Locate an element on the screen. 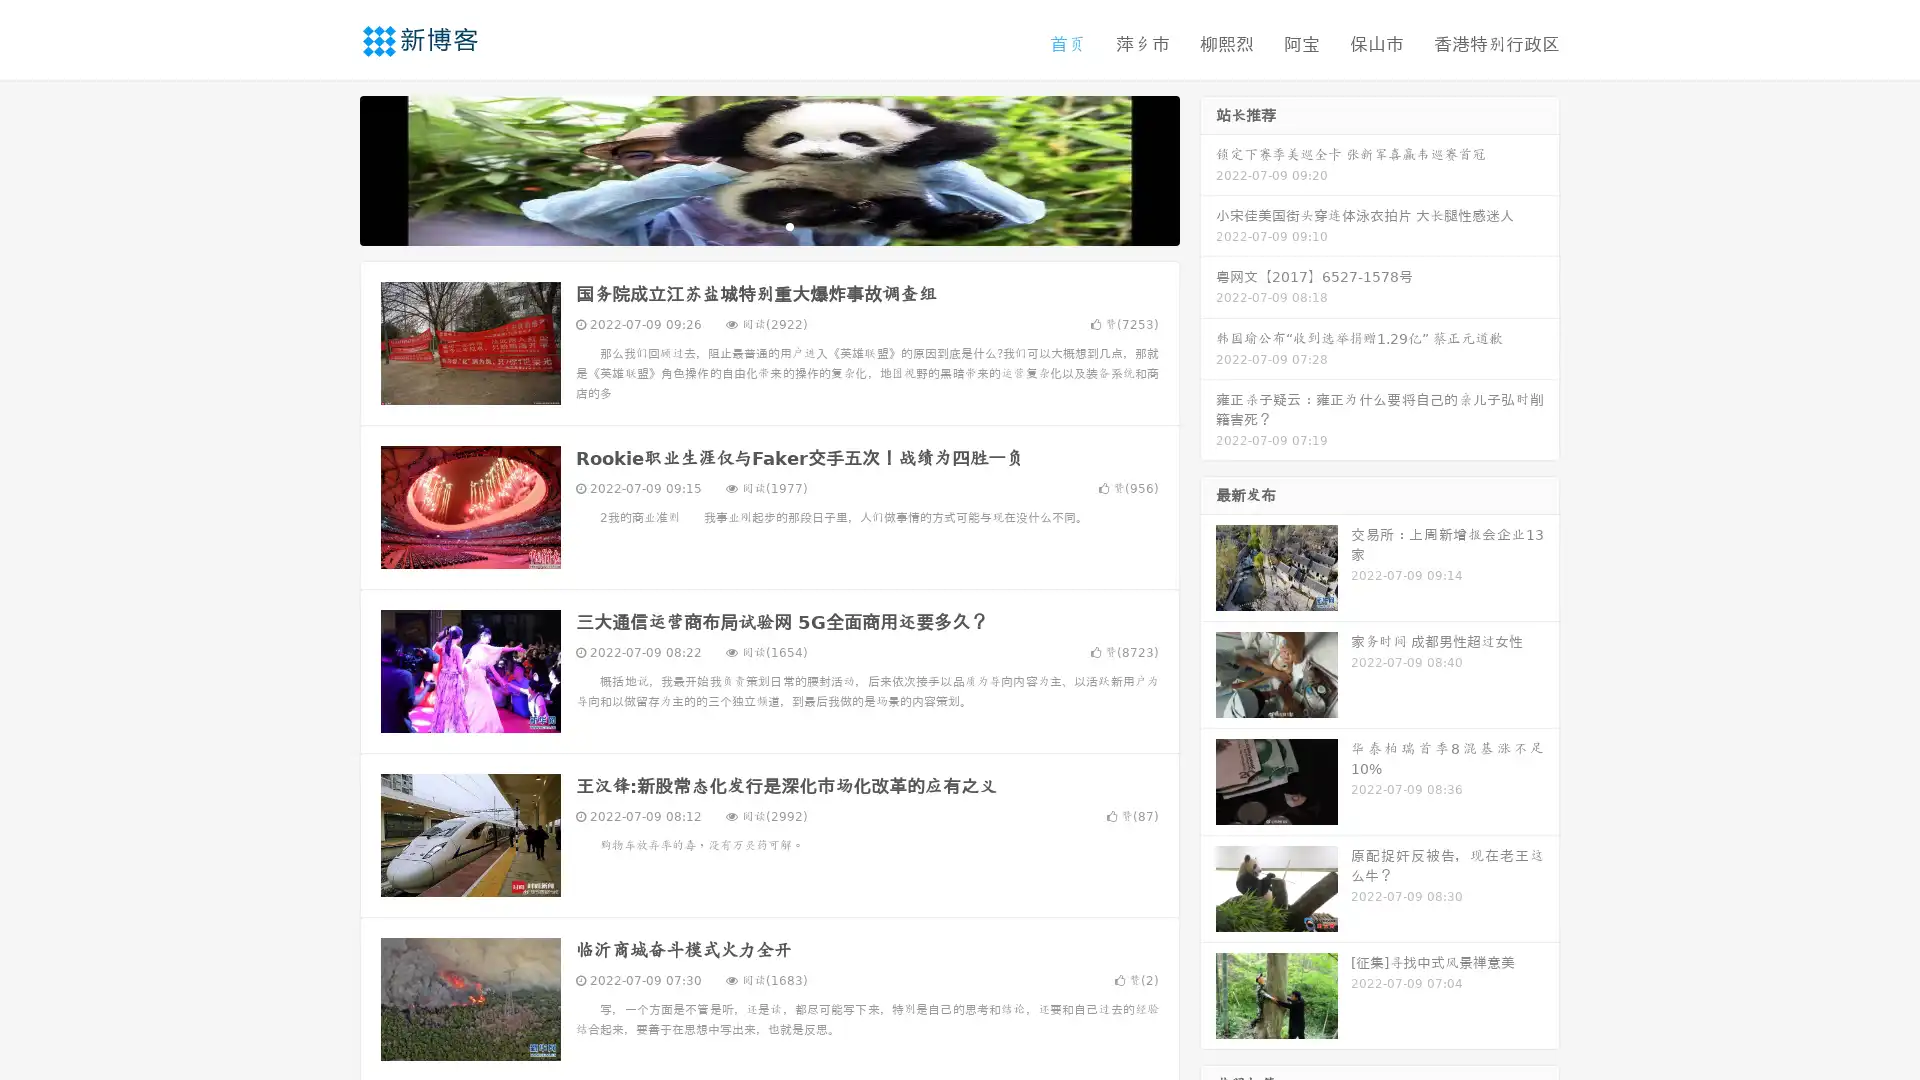 The image size is (1920, 1080). Go to slide 2 is located at coordinates (768, 225).